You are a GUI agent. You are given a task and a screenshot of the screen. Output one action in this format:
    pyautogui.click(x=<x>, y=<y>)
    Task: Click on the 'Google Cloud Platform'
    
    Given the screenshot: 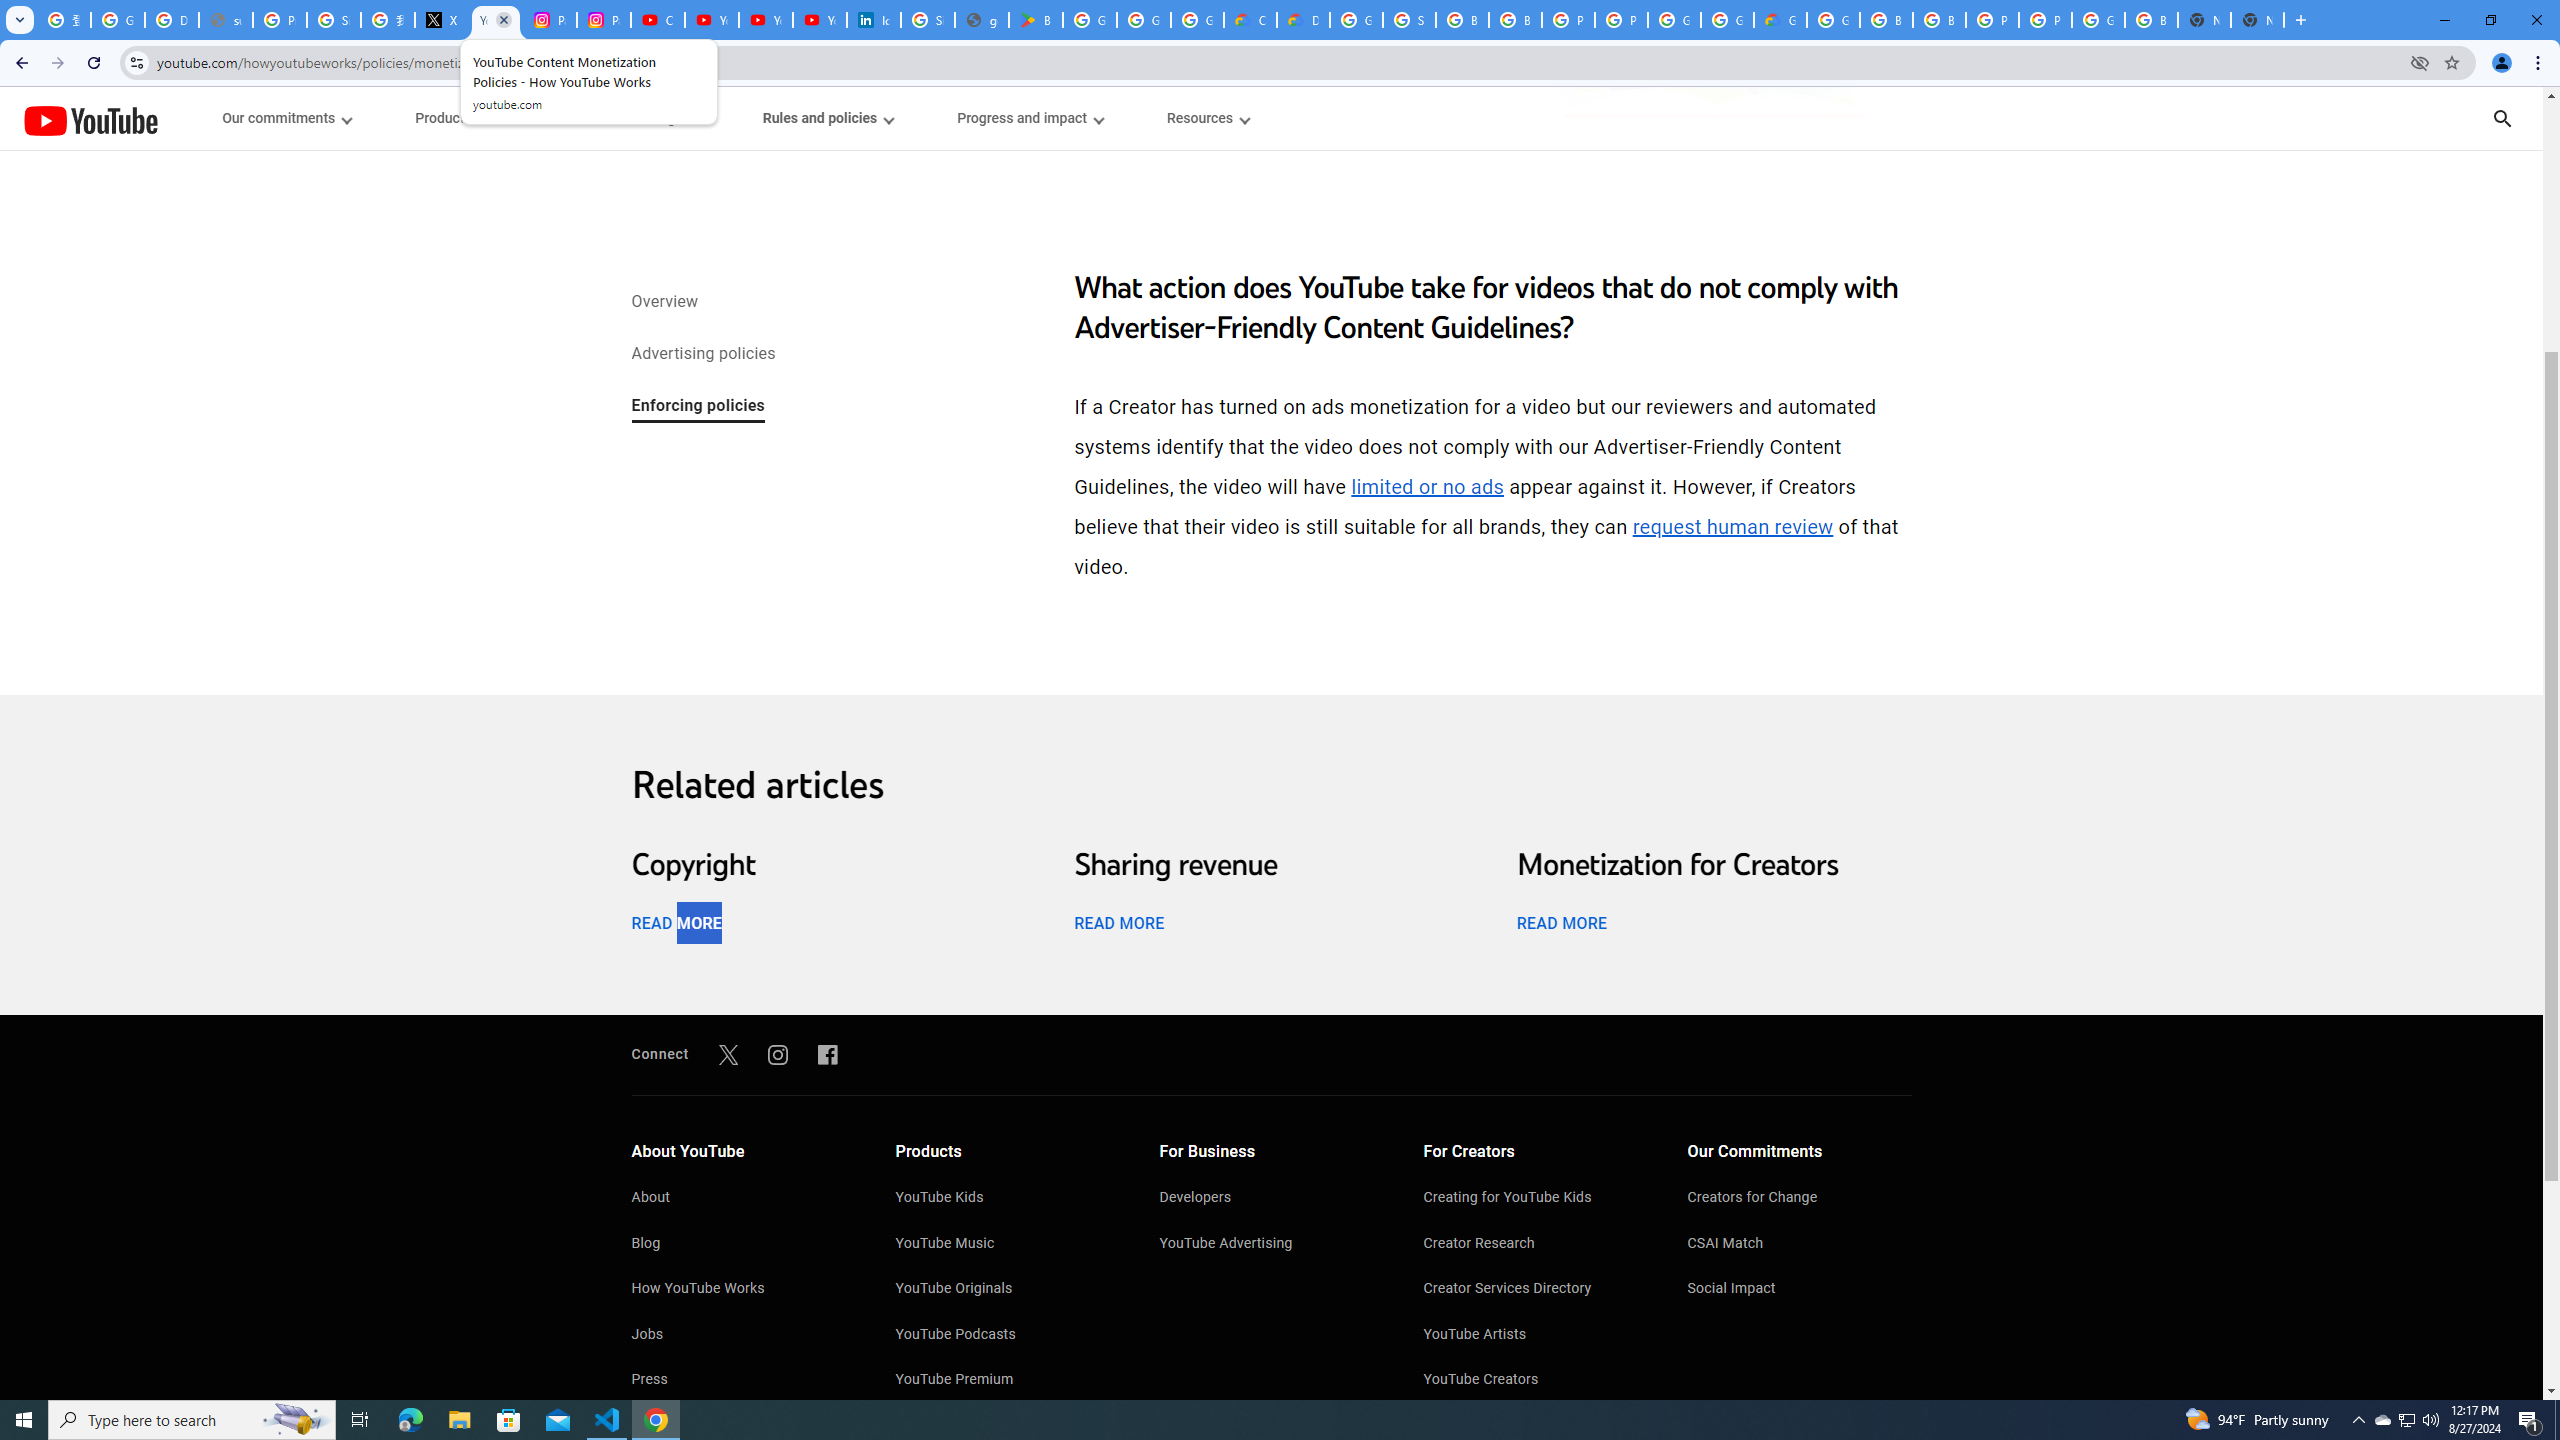 What is the action you would take?
    pyautogui.click(x=1728, y=19)
    